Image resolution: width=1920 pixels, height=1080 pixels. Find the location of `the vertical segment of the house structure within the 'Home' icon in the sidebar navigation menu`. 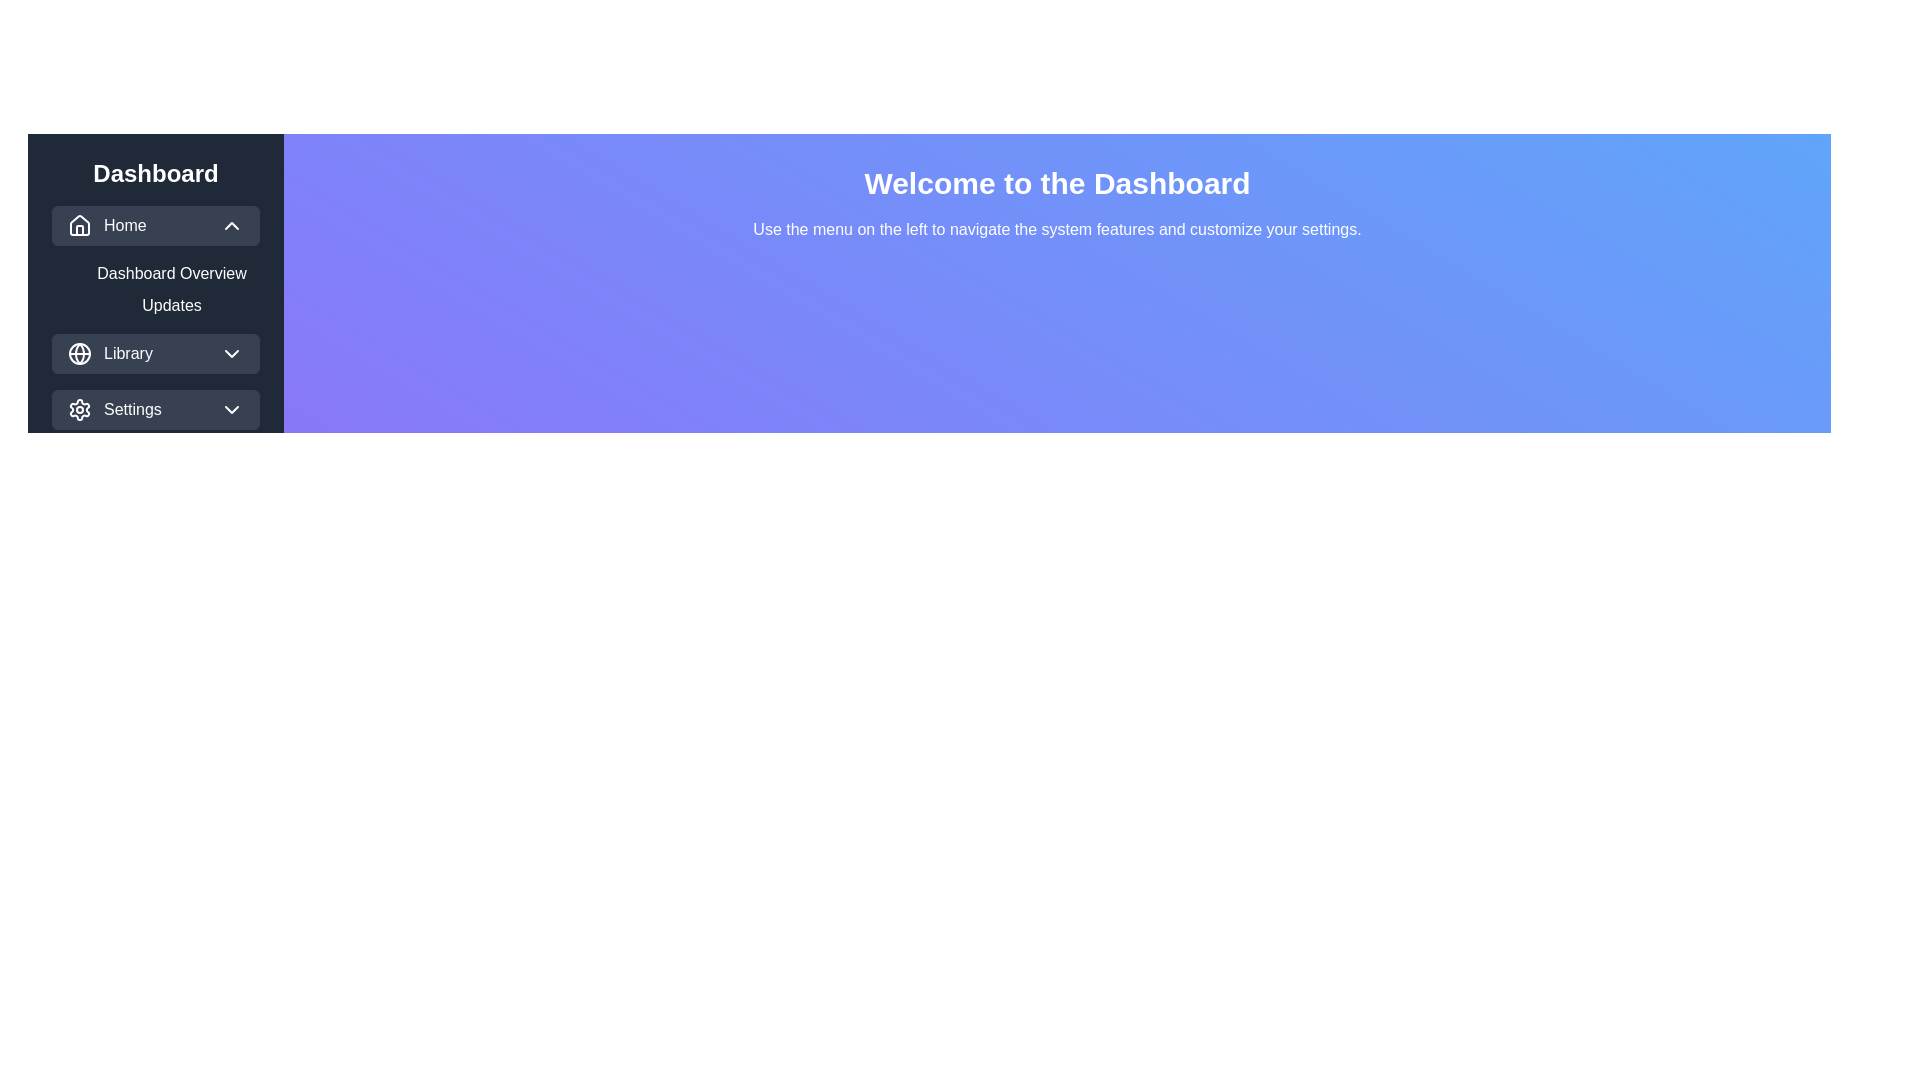

the vertical segment of the house structure within the 'Home' icon in the sidebar navigation menu is located at coordinates (80, 229).